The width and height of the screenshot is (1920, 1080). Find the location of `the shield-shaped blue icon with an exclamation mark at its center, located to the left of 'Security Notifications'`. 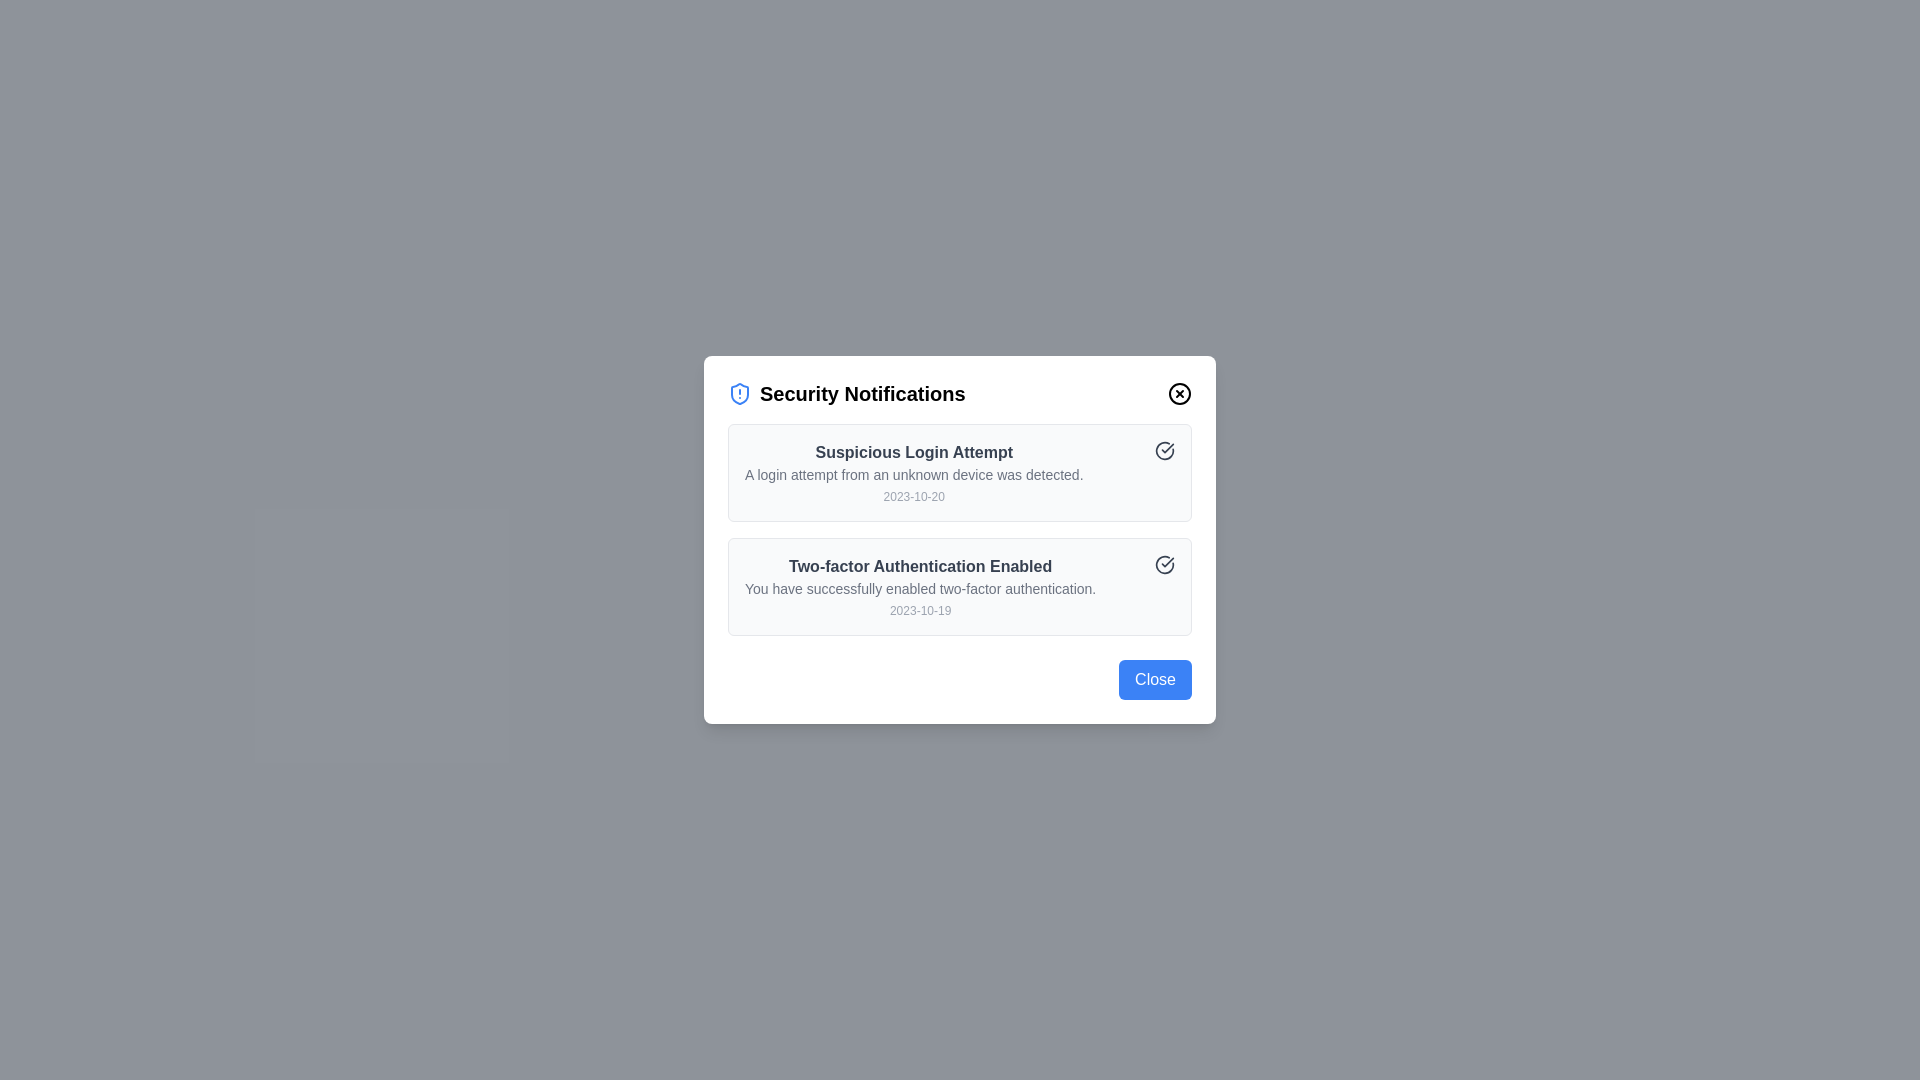

the shield-shaped blue icon with an exclamation mark at its center, located to the left of 'Security Notifications' is located at coordinates (738, 393).